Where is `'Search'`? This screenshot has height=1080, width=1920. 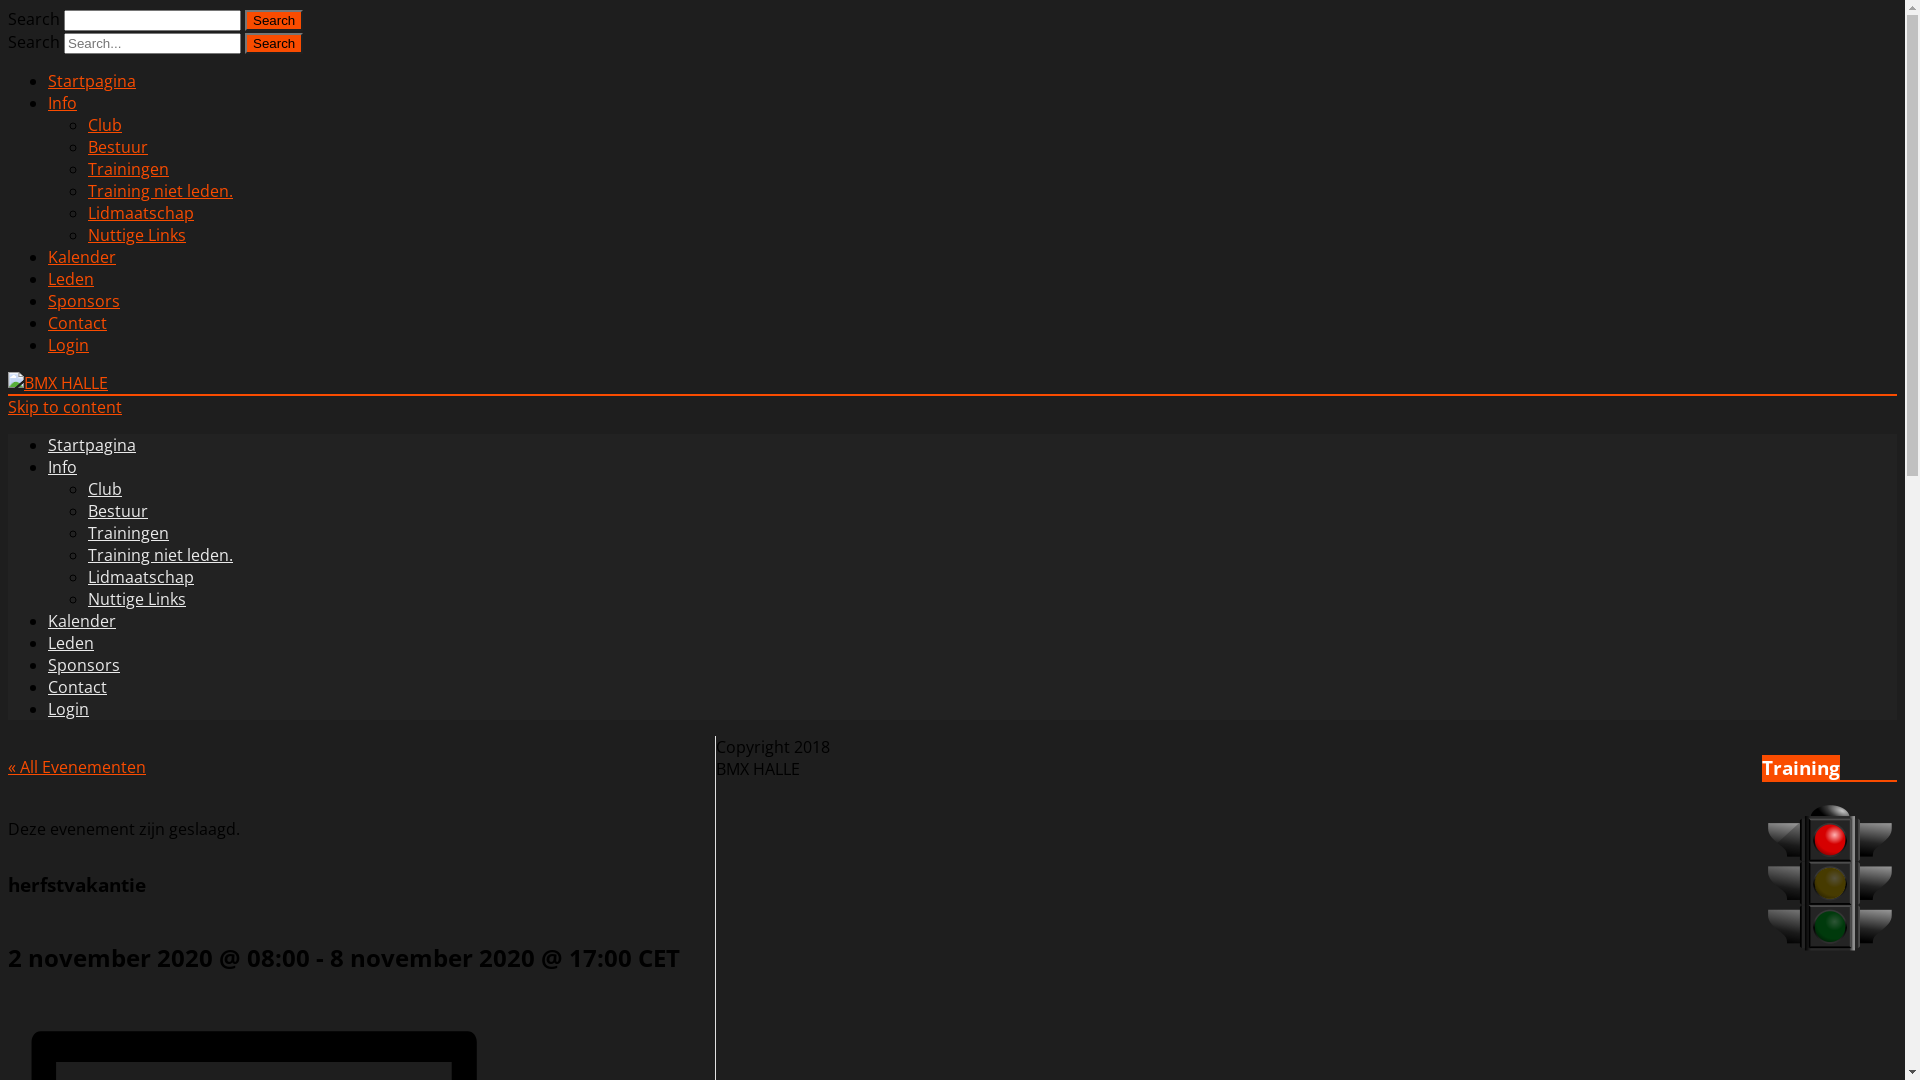
'Search' is located at coordinates (272, 43).